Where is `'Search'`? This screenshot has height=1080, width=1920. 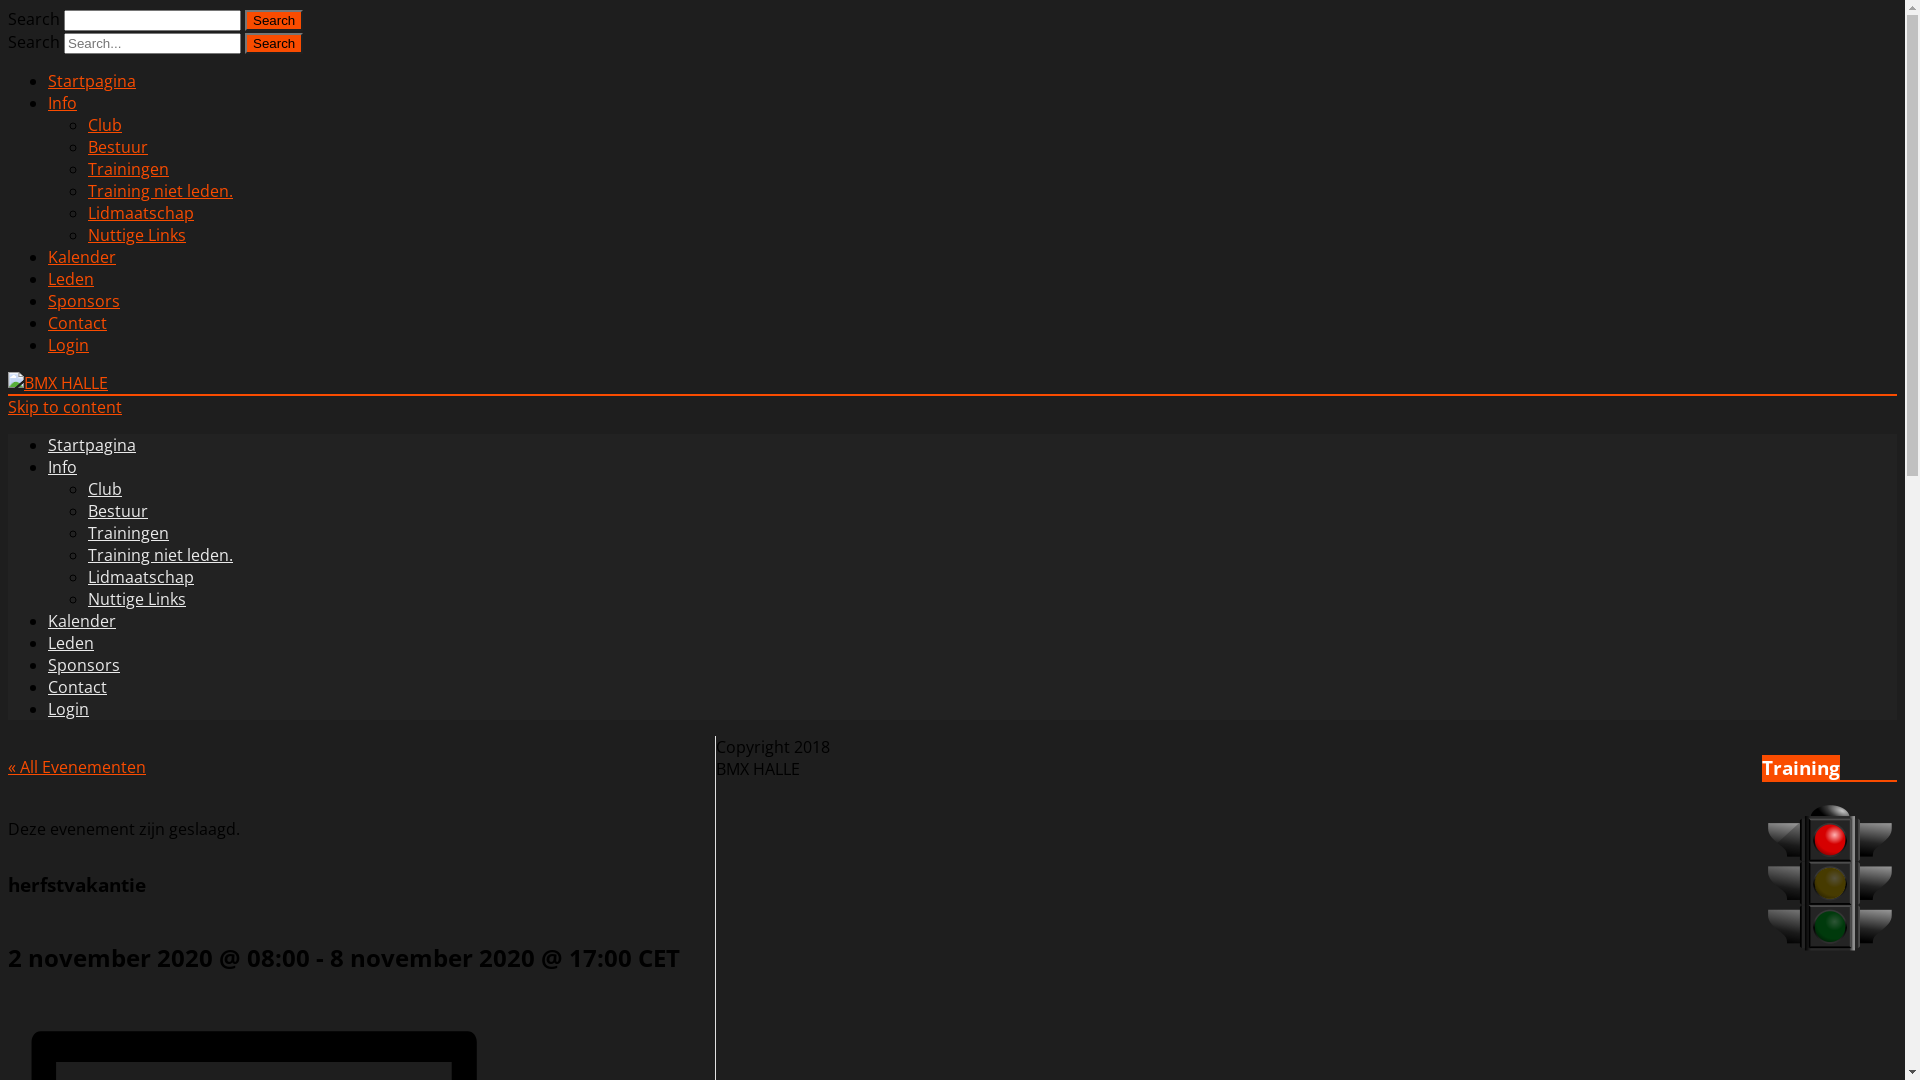
'Search' is located at coordinates (272, 43).